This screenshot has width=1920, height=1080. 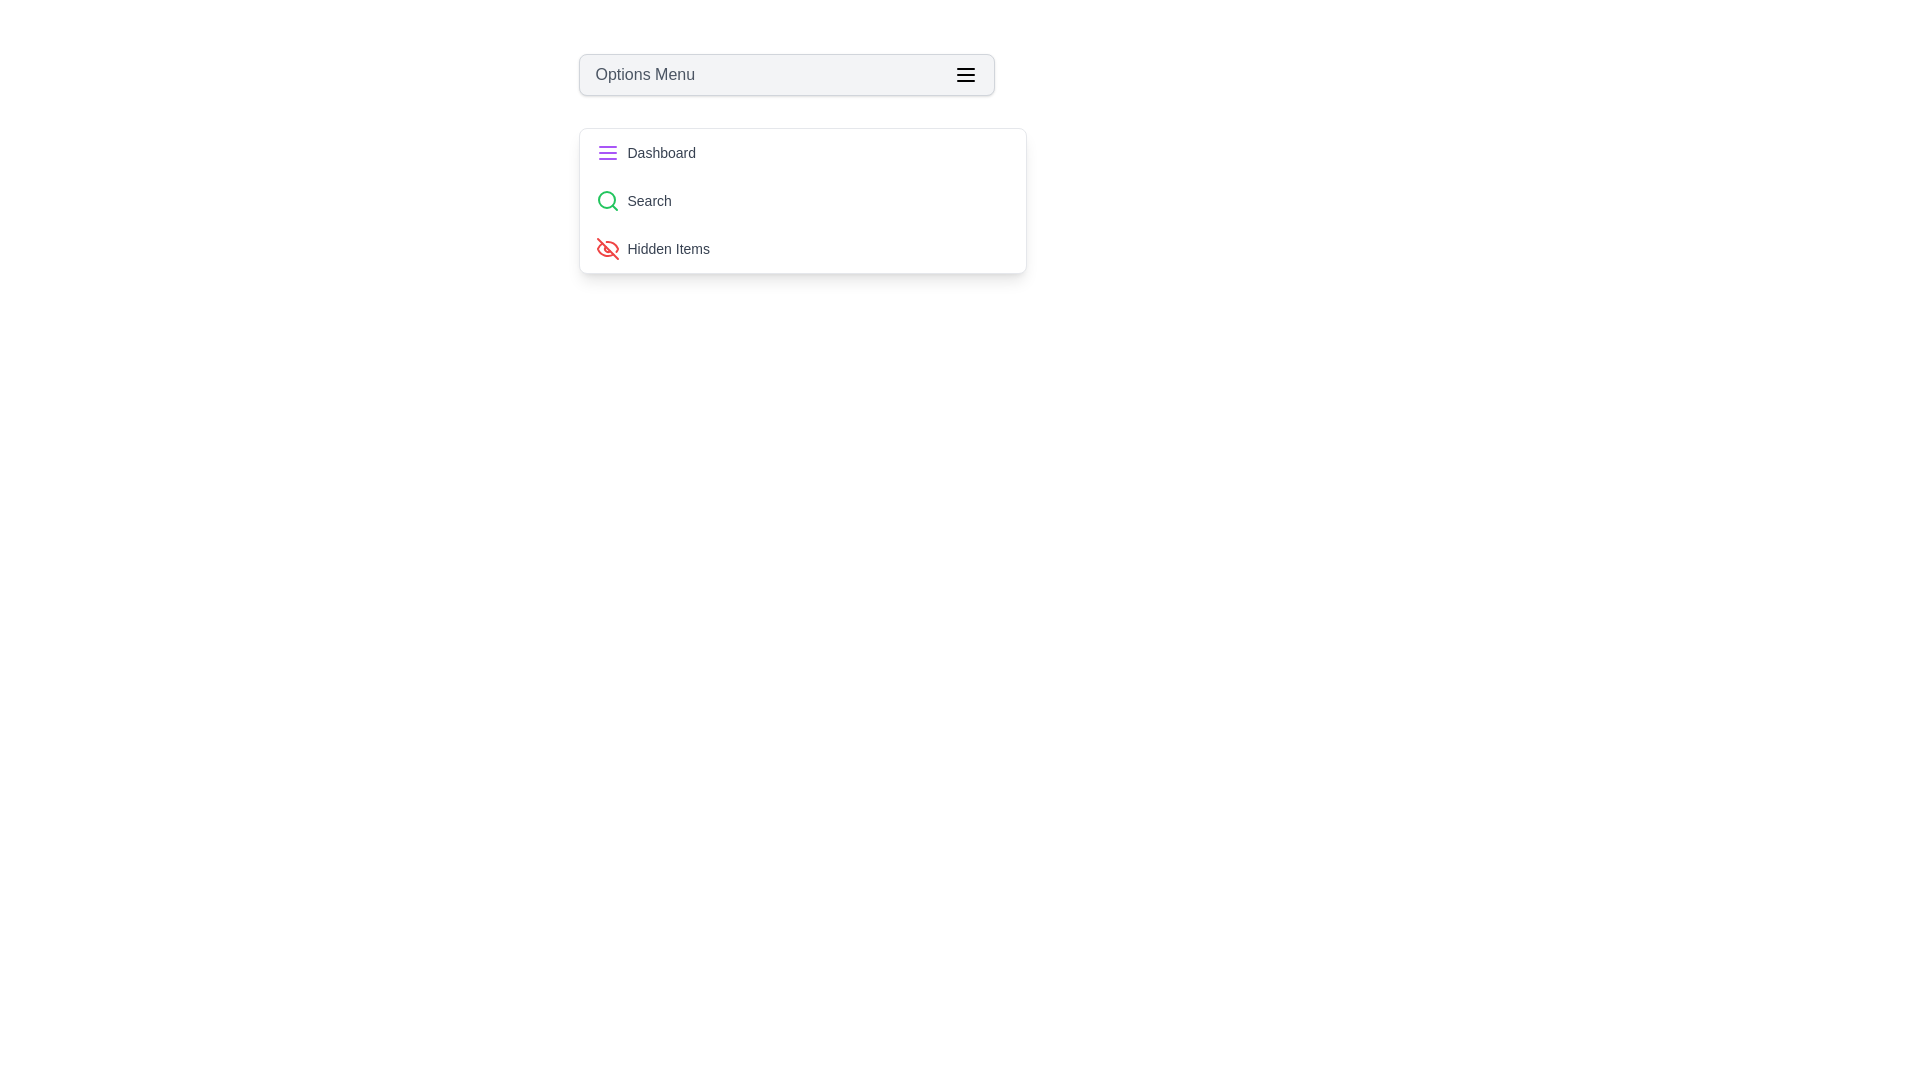 I want to click on the magnifying icon located to the left of the 'Search' text label in the dropdown menu, so click(x=606, y=200).